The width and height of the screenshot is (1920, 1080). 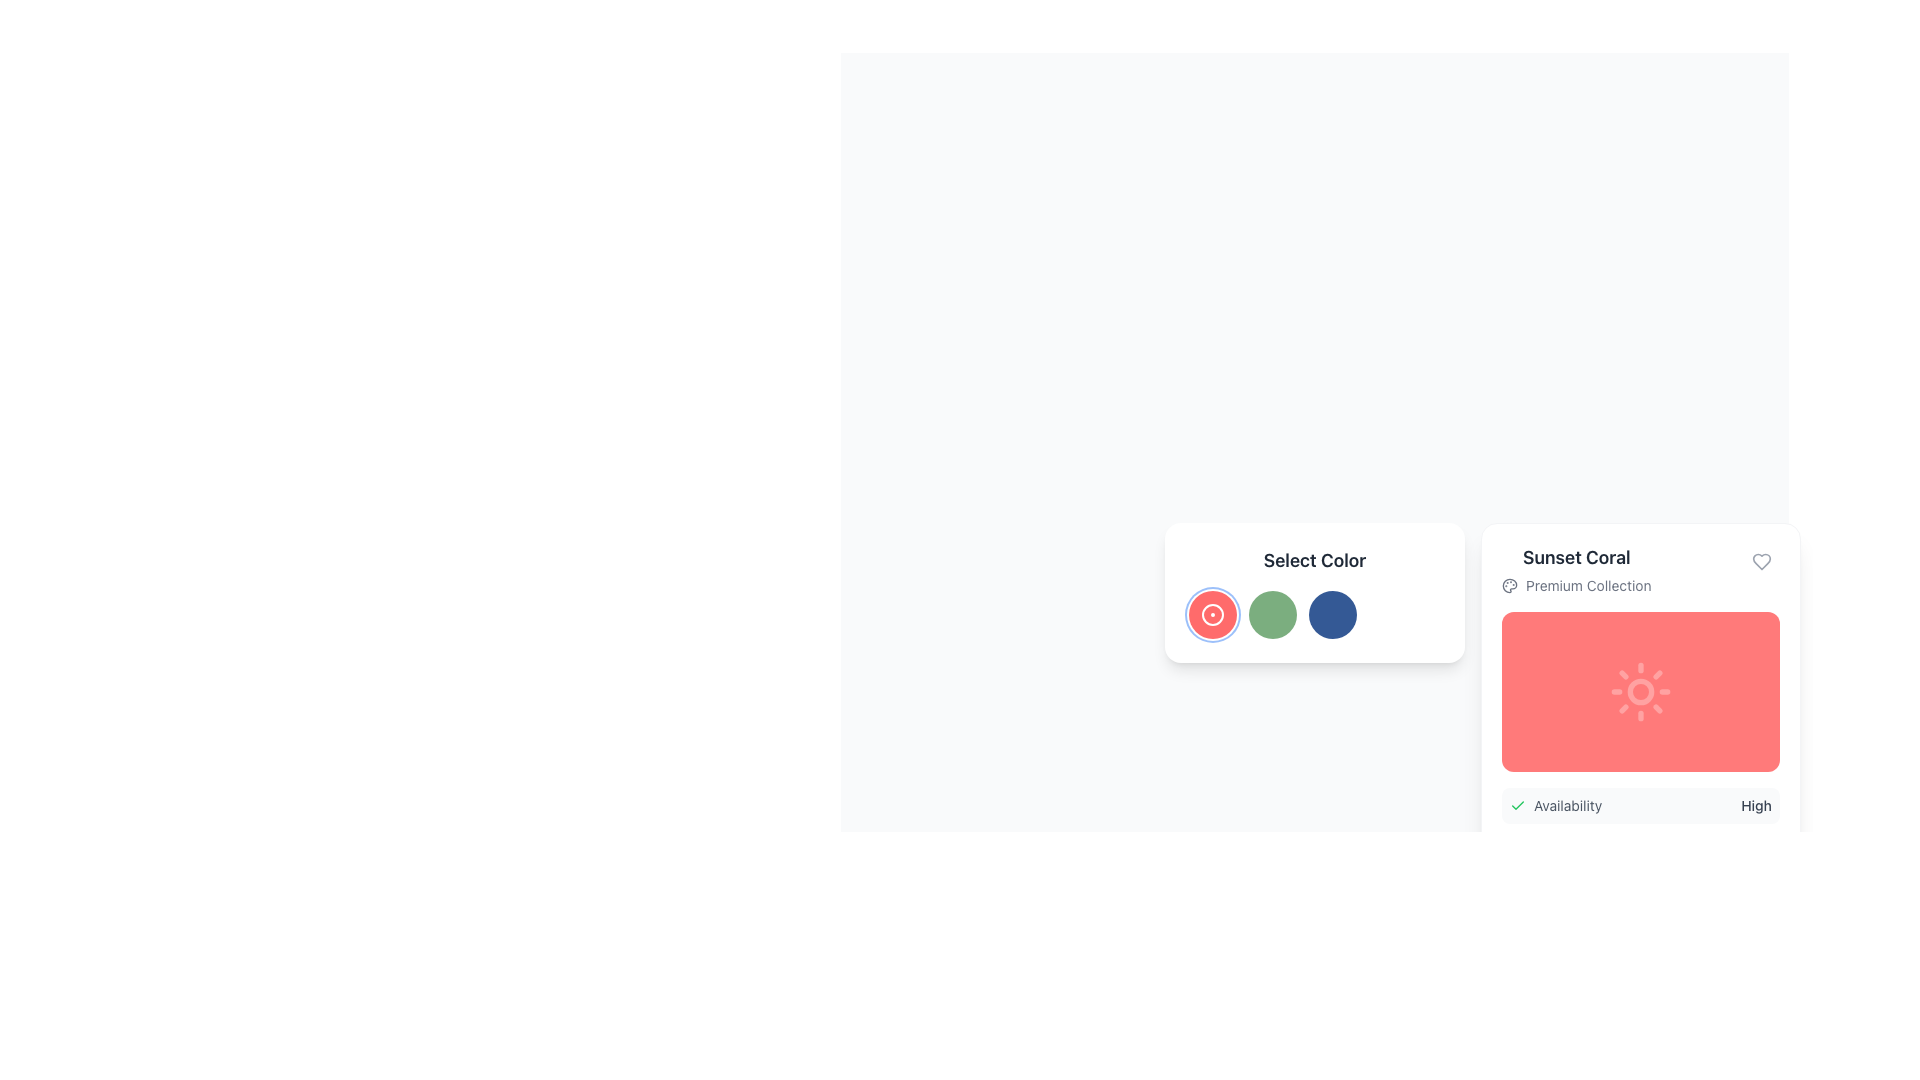 I want to click on information displayed in the Information Display Panel located beneath the 'Sunset Coral' card, which includes availability, shipping time, and popularity details, so click(x=1641, y=853).